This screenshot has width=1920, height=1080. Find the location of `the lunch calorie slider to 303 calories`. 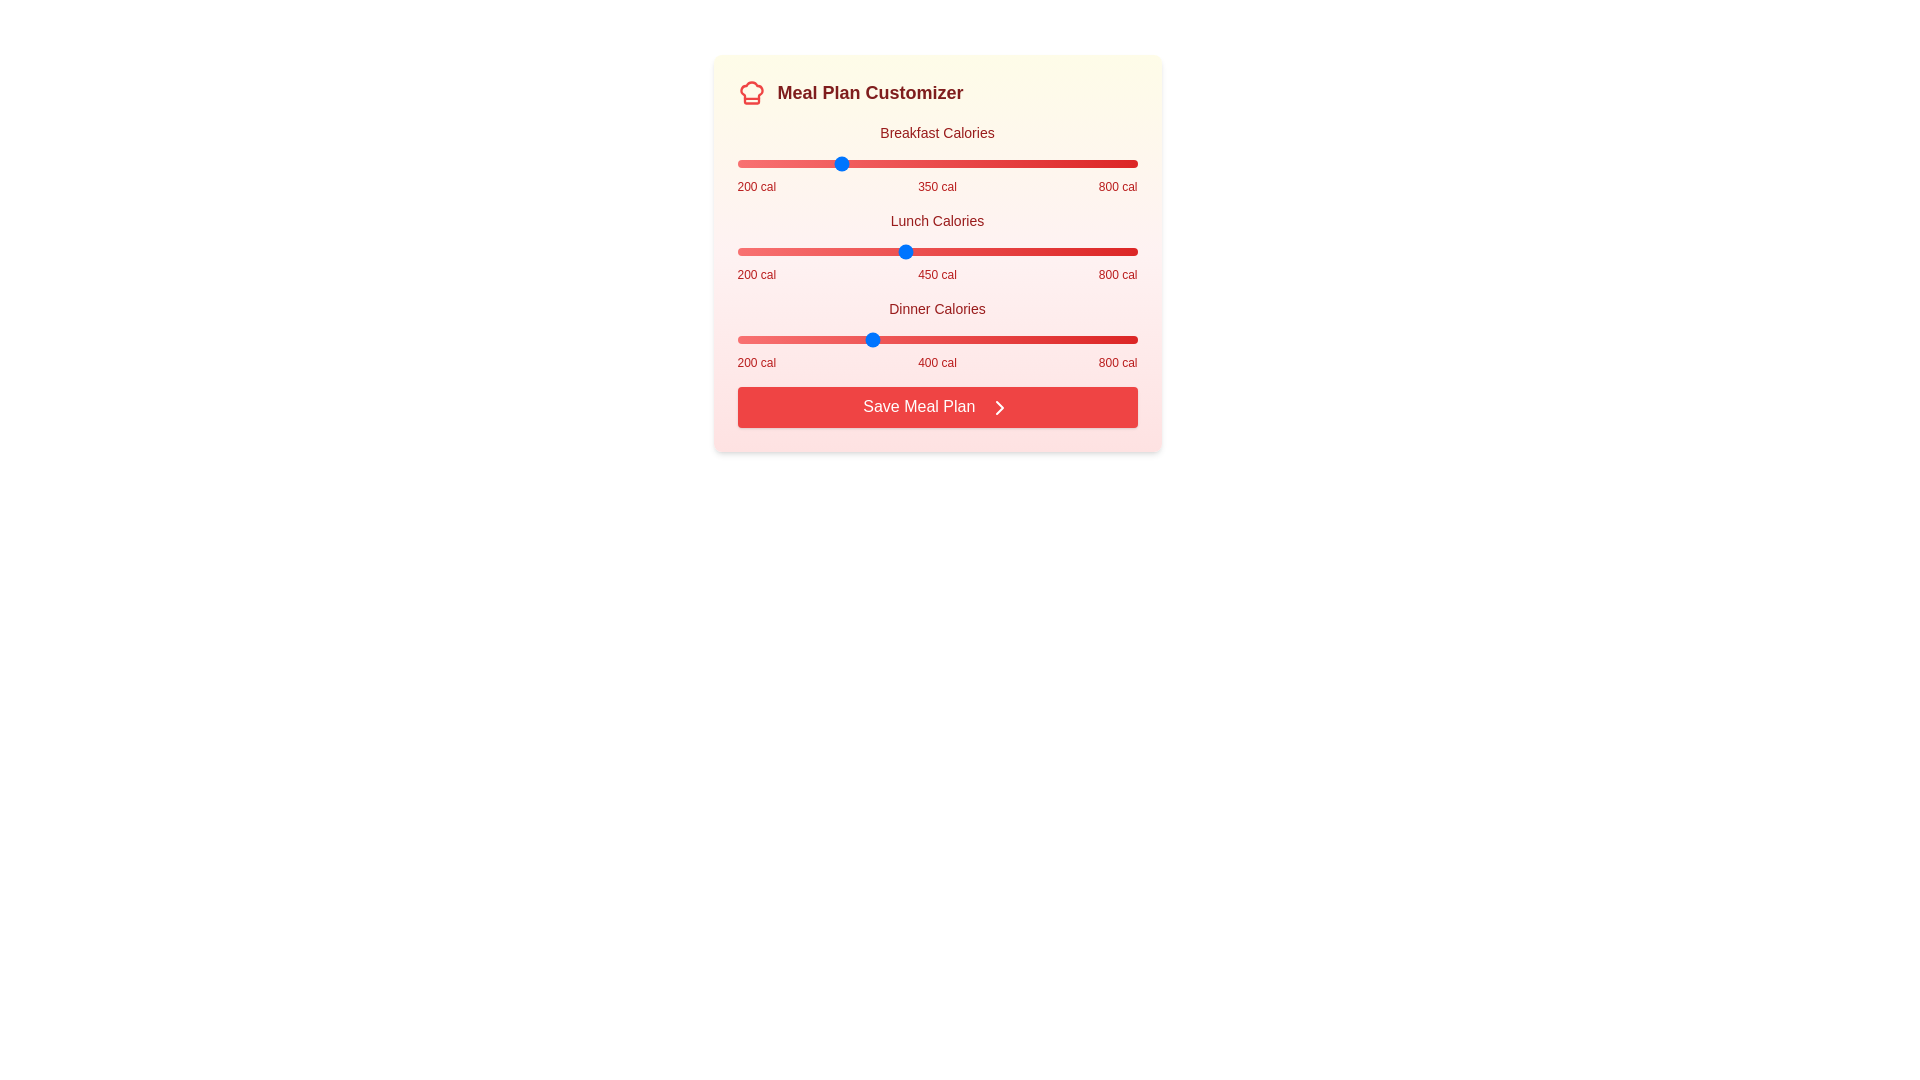

the lunch calorie slider to 303 calories is located at coordinates (806, 250).